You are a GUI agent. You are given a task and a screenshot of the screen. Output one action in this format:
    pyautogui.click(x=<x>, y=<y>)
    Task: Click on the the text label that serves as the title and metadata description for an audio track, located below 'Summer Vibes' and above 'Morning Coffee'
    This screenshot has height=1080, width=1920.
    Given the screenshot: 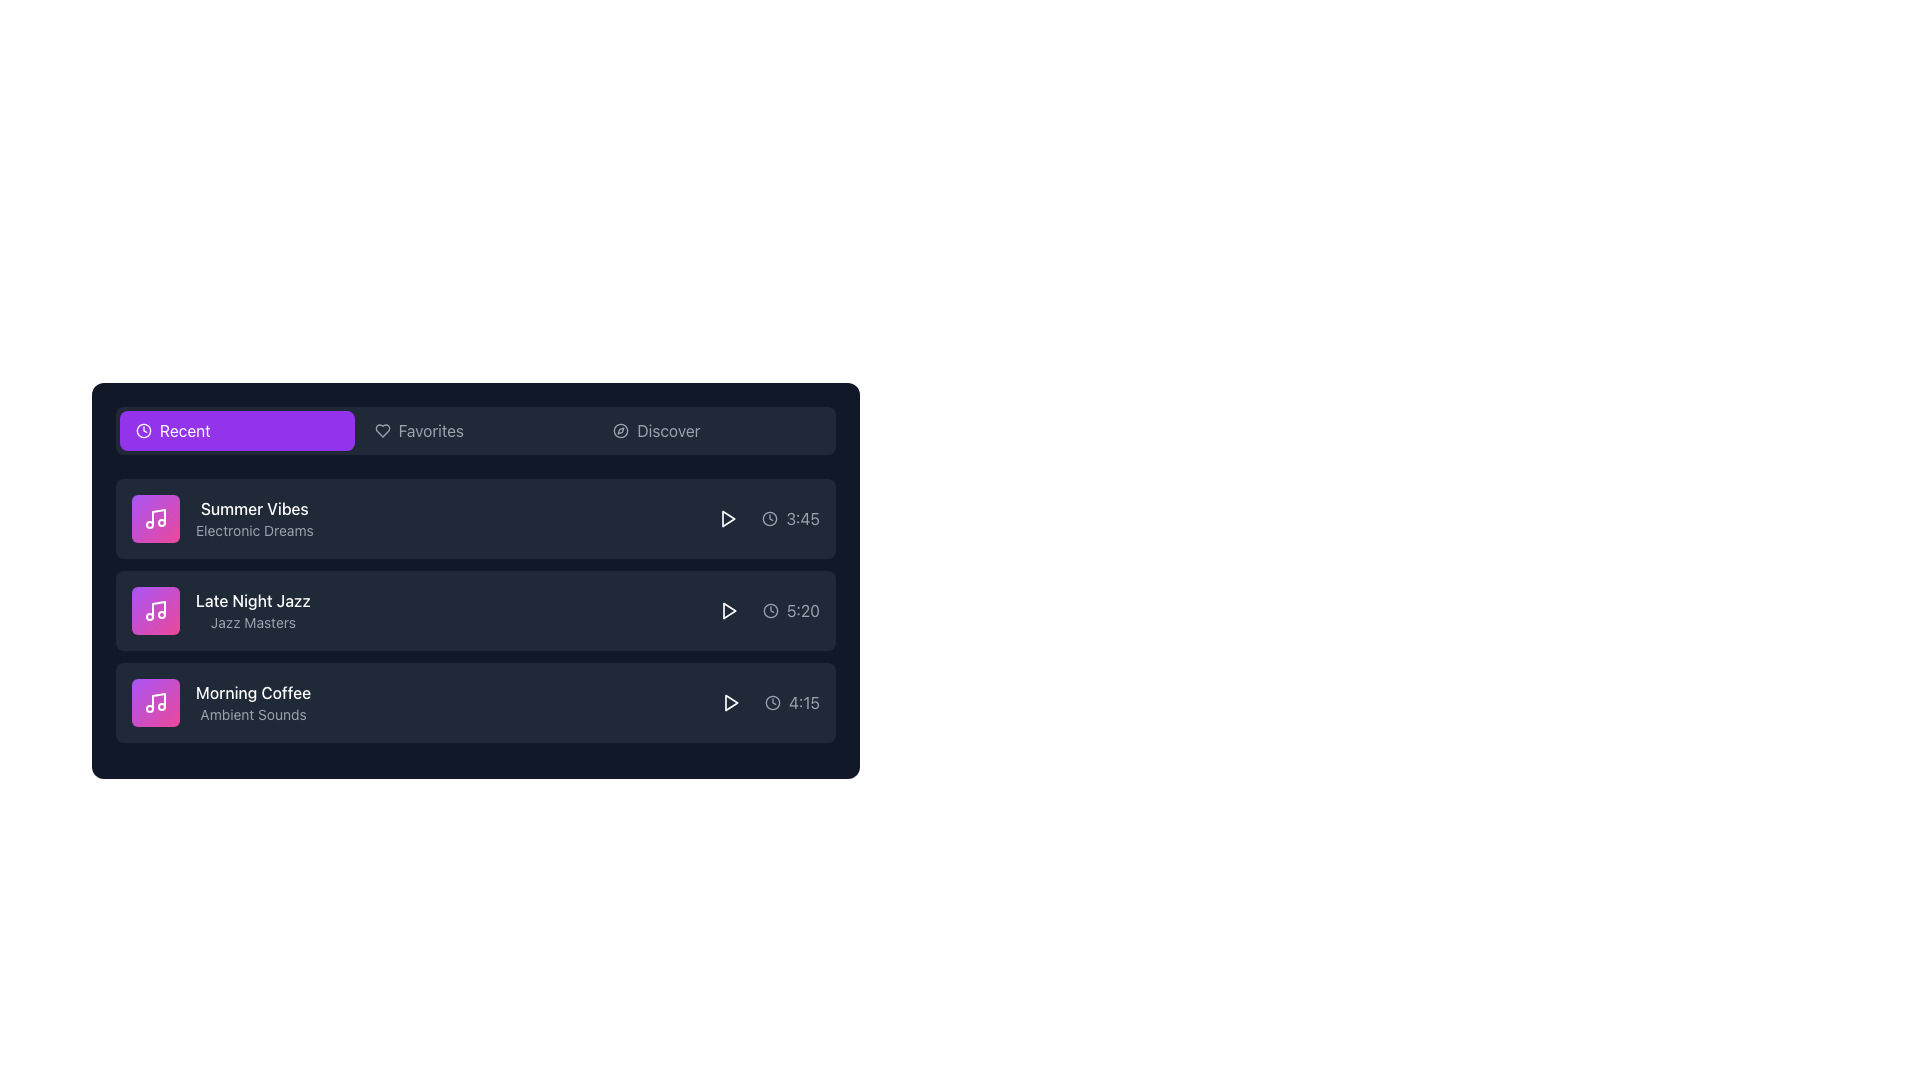 What is the action you would take?
    pyautogui.click(x=252, y=609)
    